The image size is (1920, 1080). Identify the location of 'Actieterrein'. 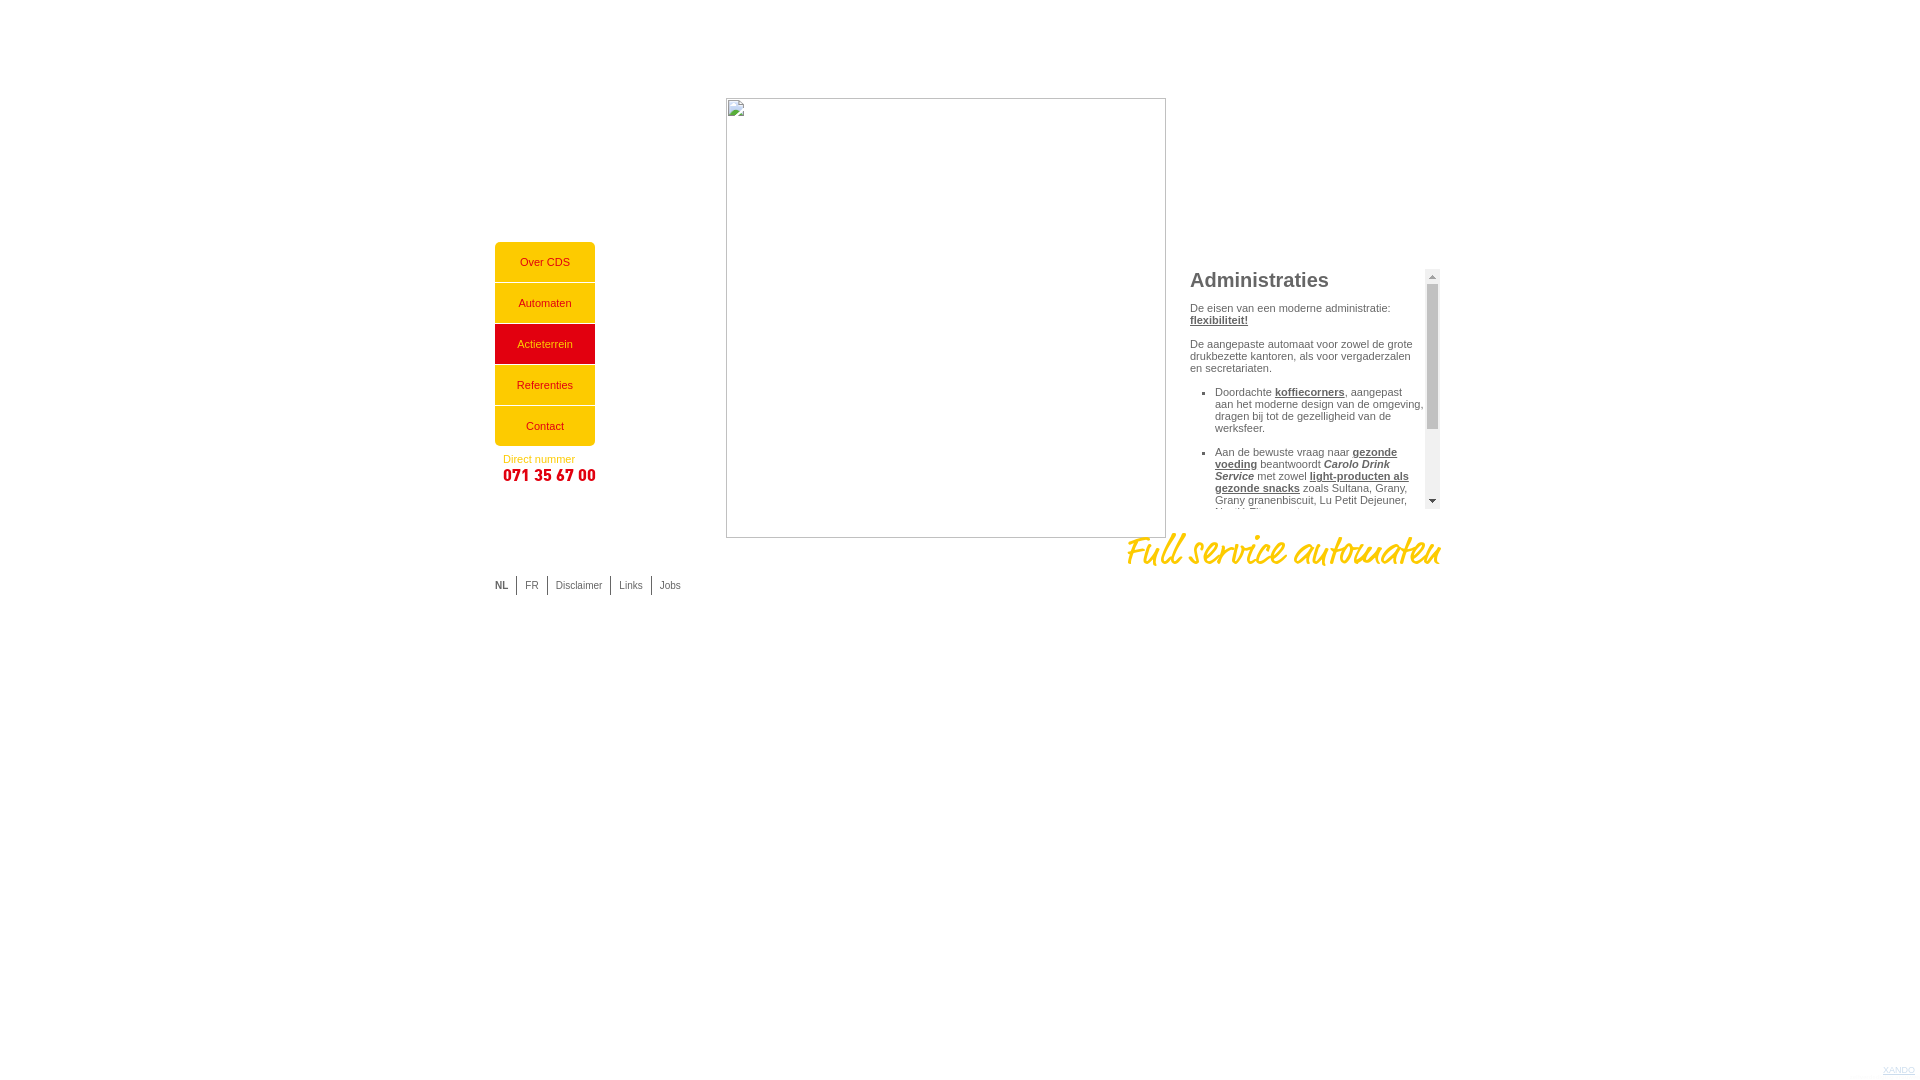
(545, 342).